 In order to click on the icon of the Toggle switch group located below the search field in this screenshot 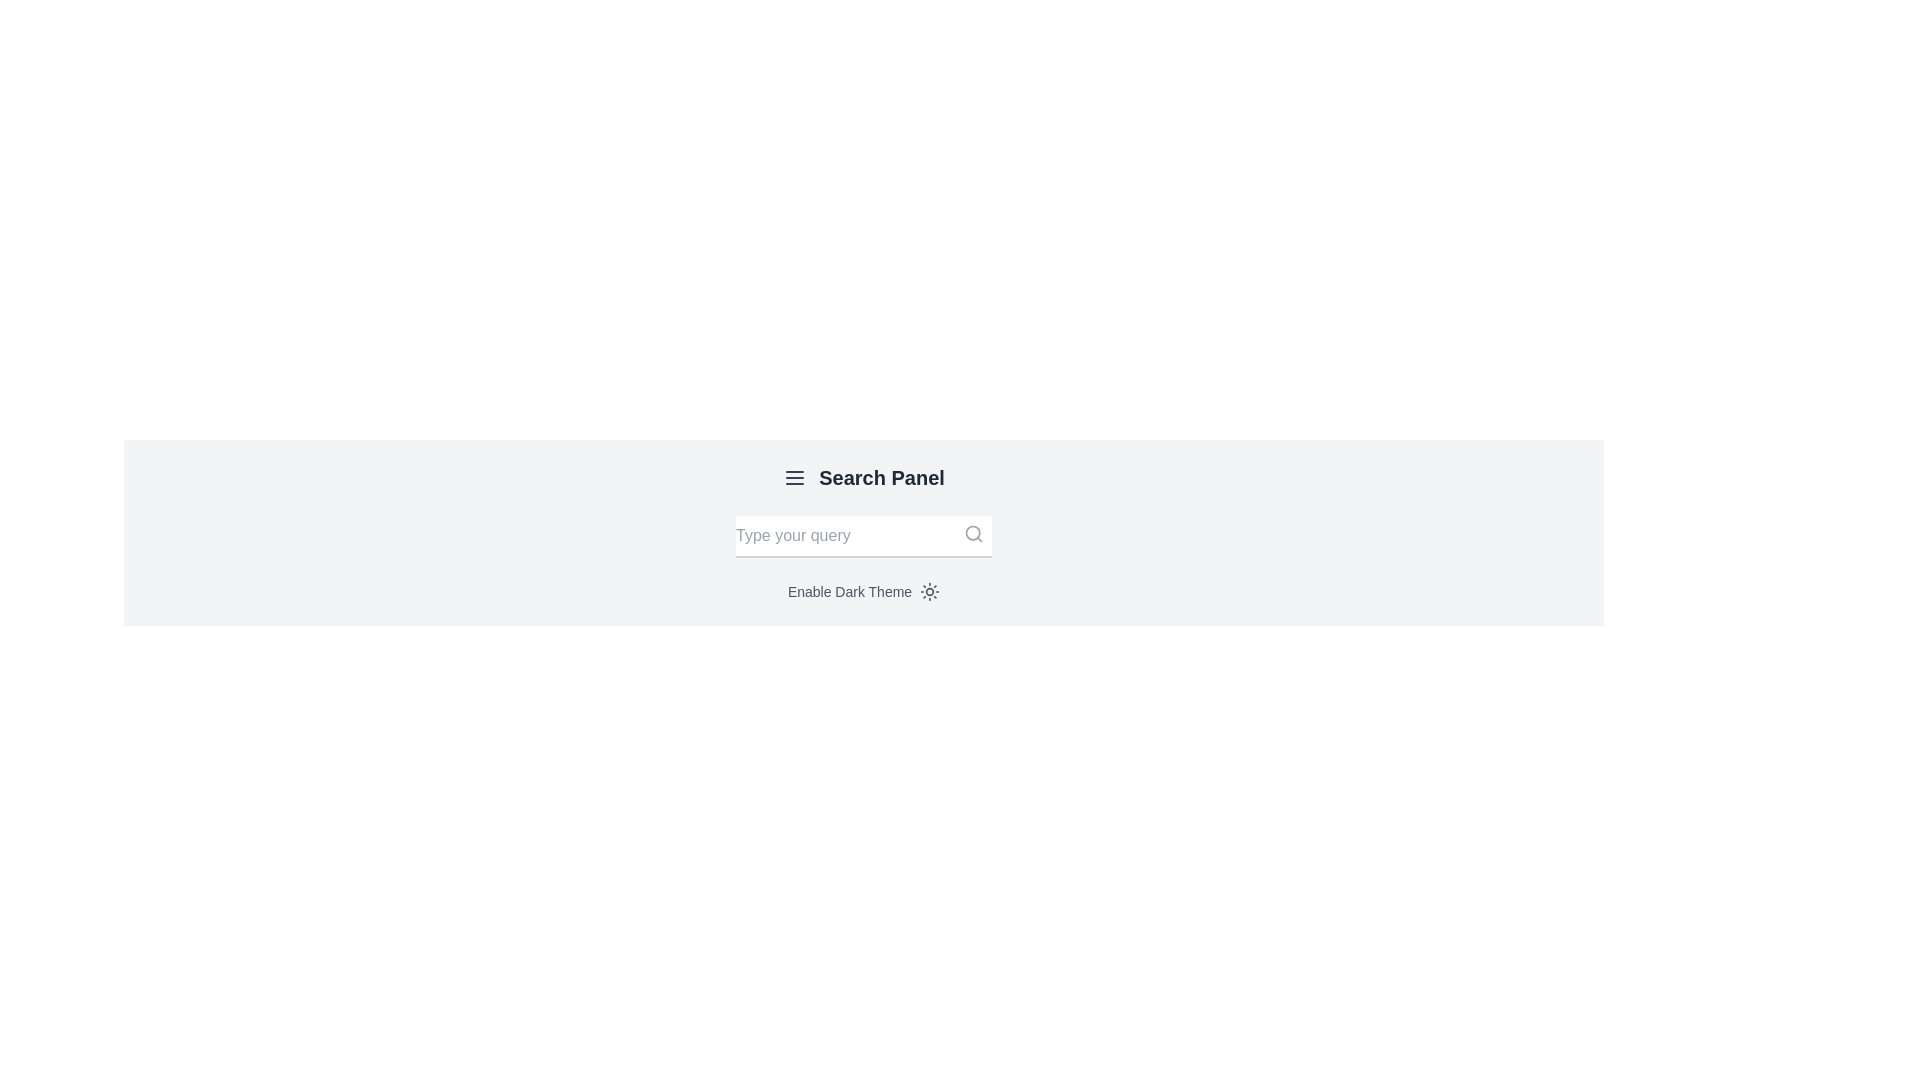, I will do `click(864, 590)`.